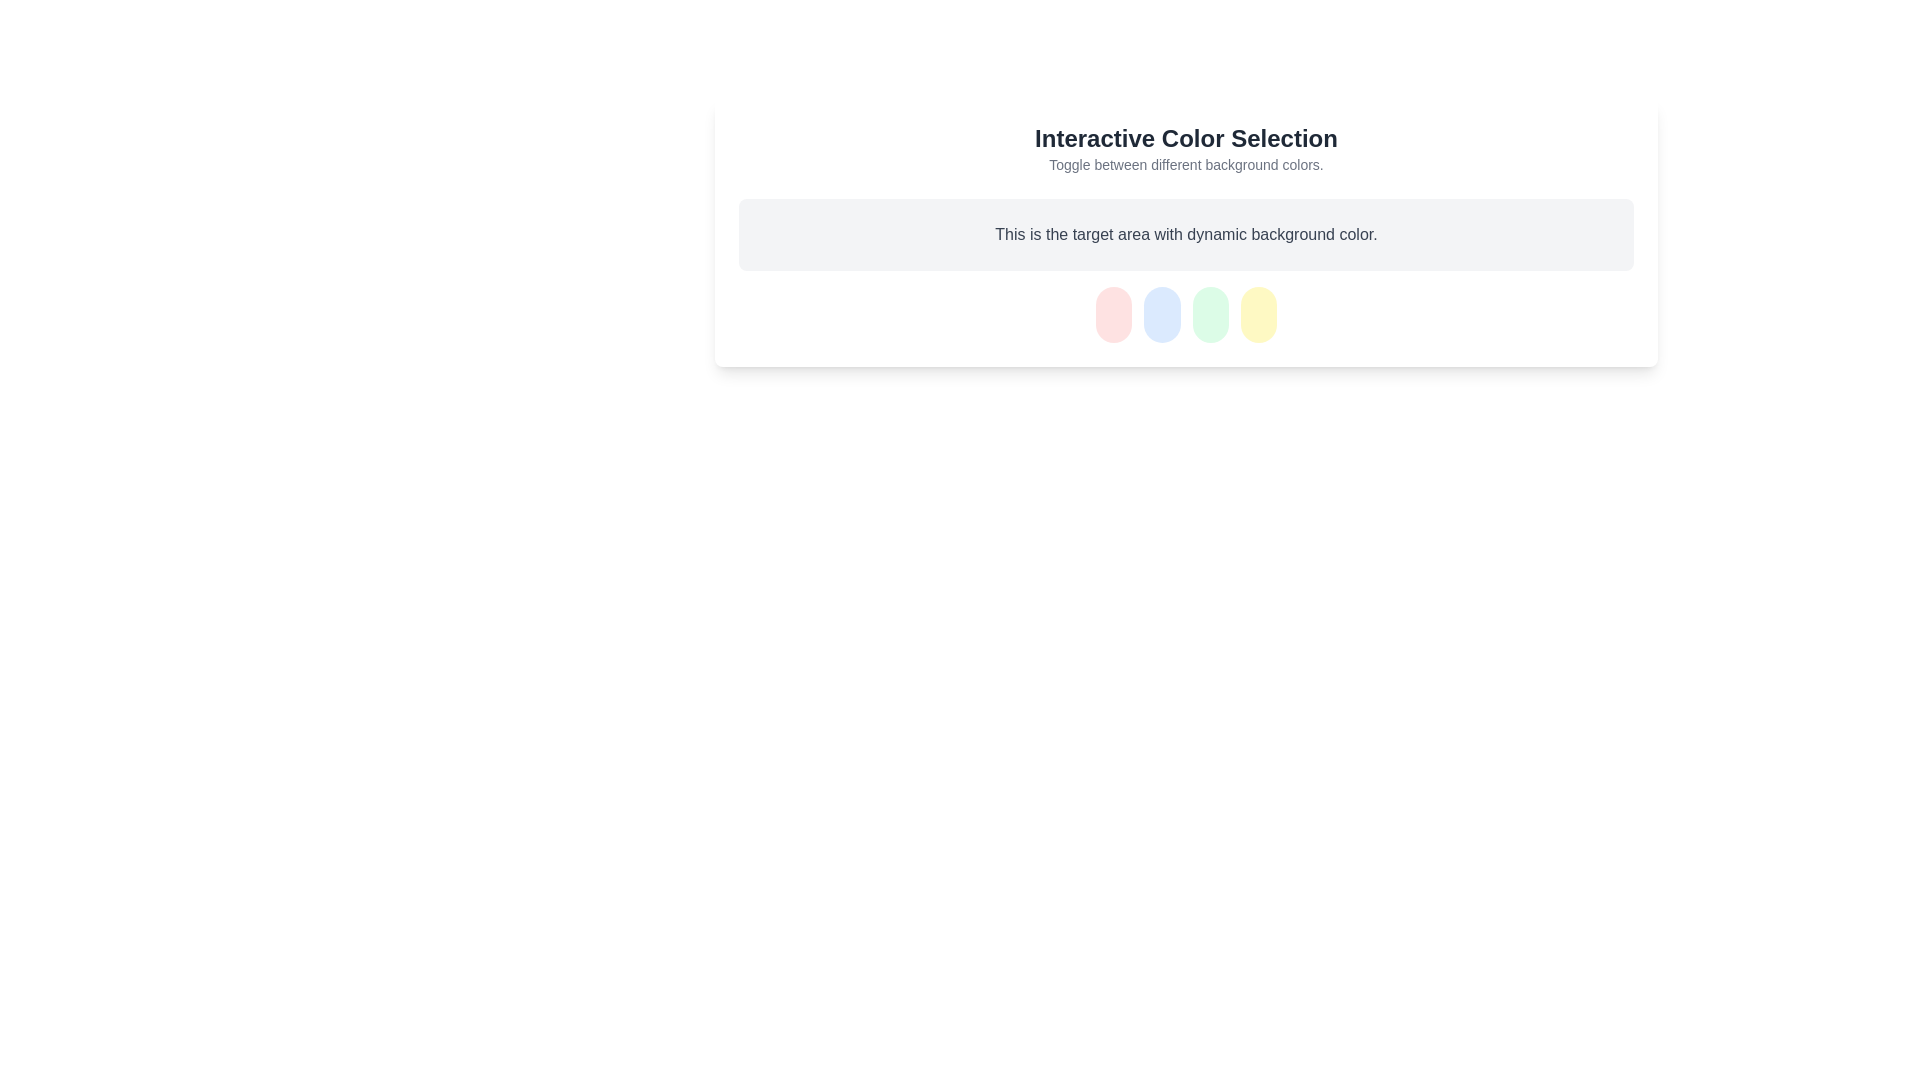 The width and height of the screenshot is (1920, 1080). I want to click on the heading titled 'Interactive Color Selection', which is bold, large (2XL font), dark gray, and centrally aligned at the top of its section, so click(1186, 137).